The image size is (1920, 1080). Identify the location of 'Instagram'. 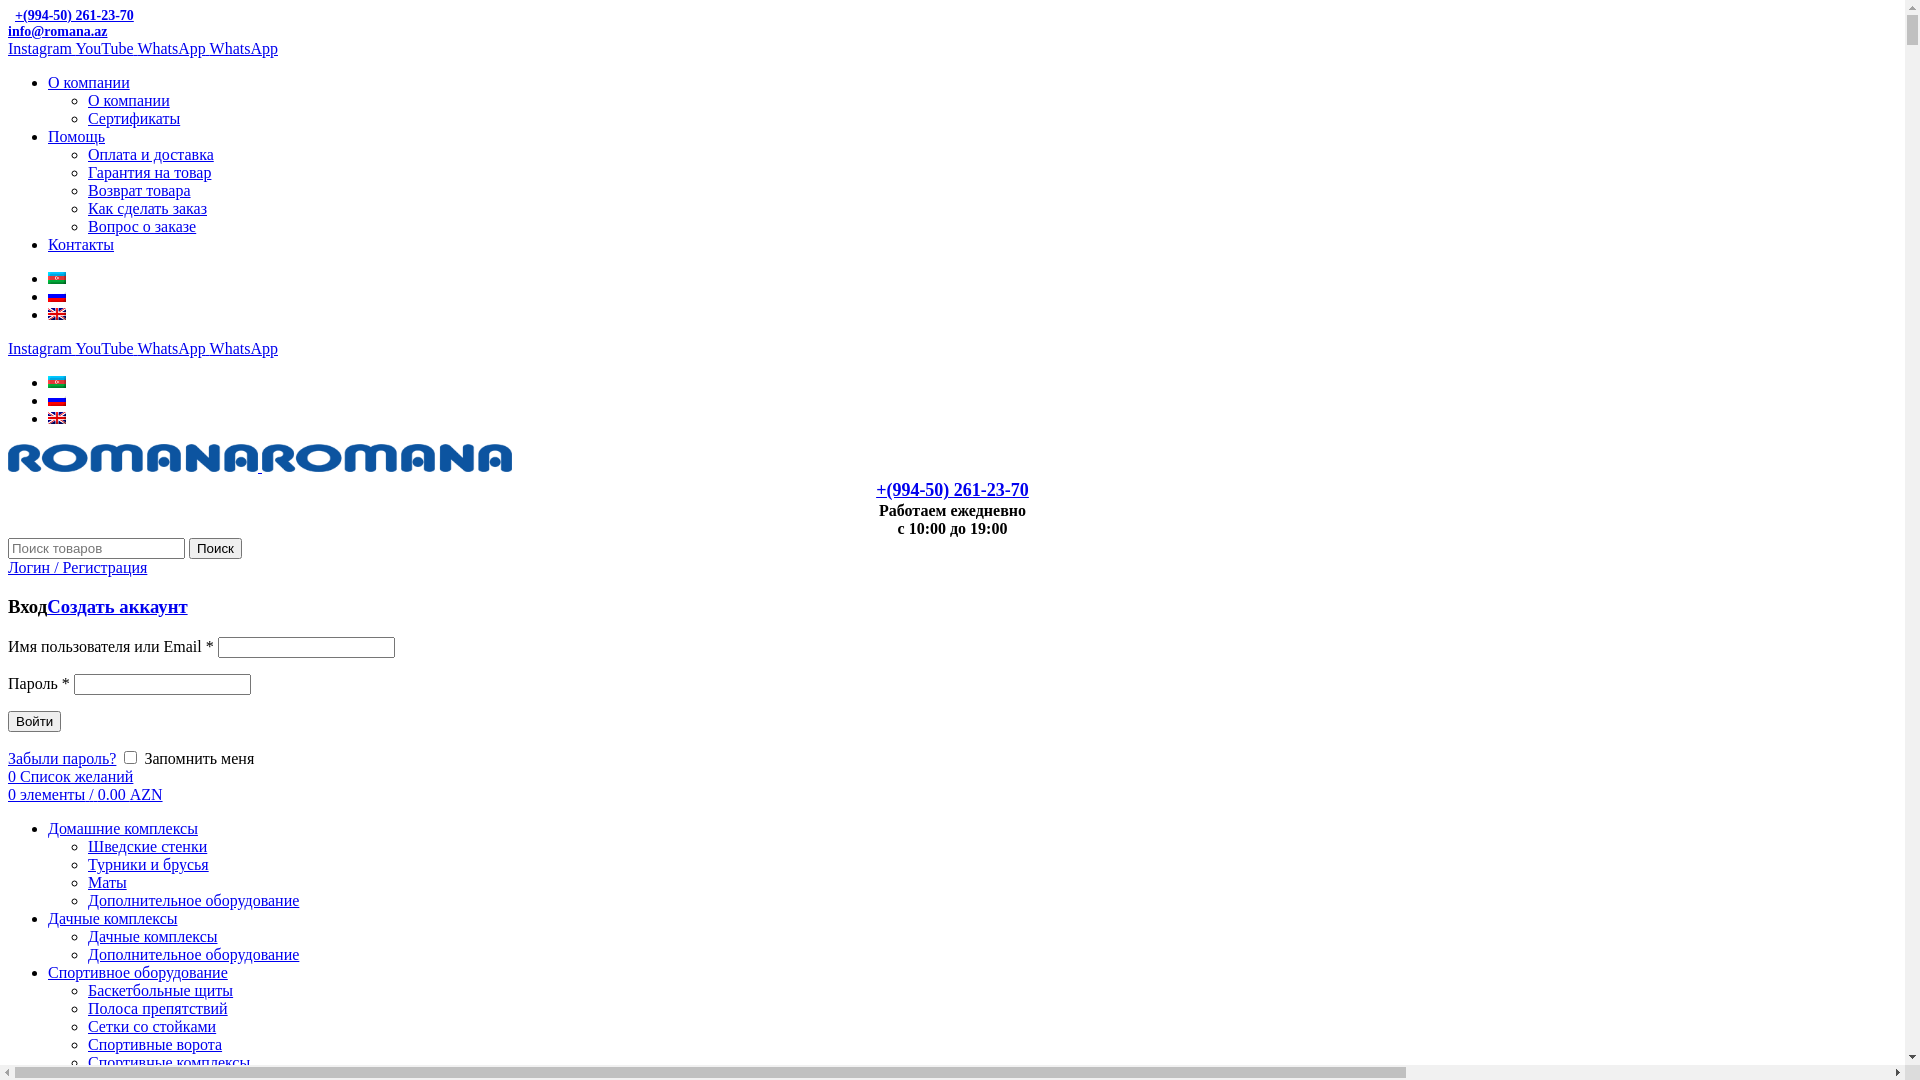
(41, 47).